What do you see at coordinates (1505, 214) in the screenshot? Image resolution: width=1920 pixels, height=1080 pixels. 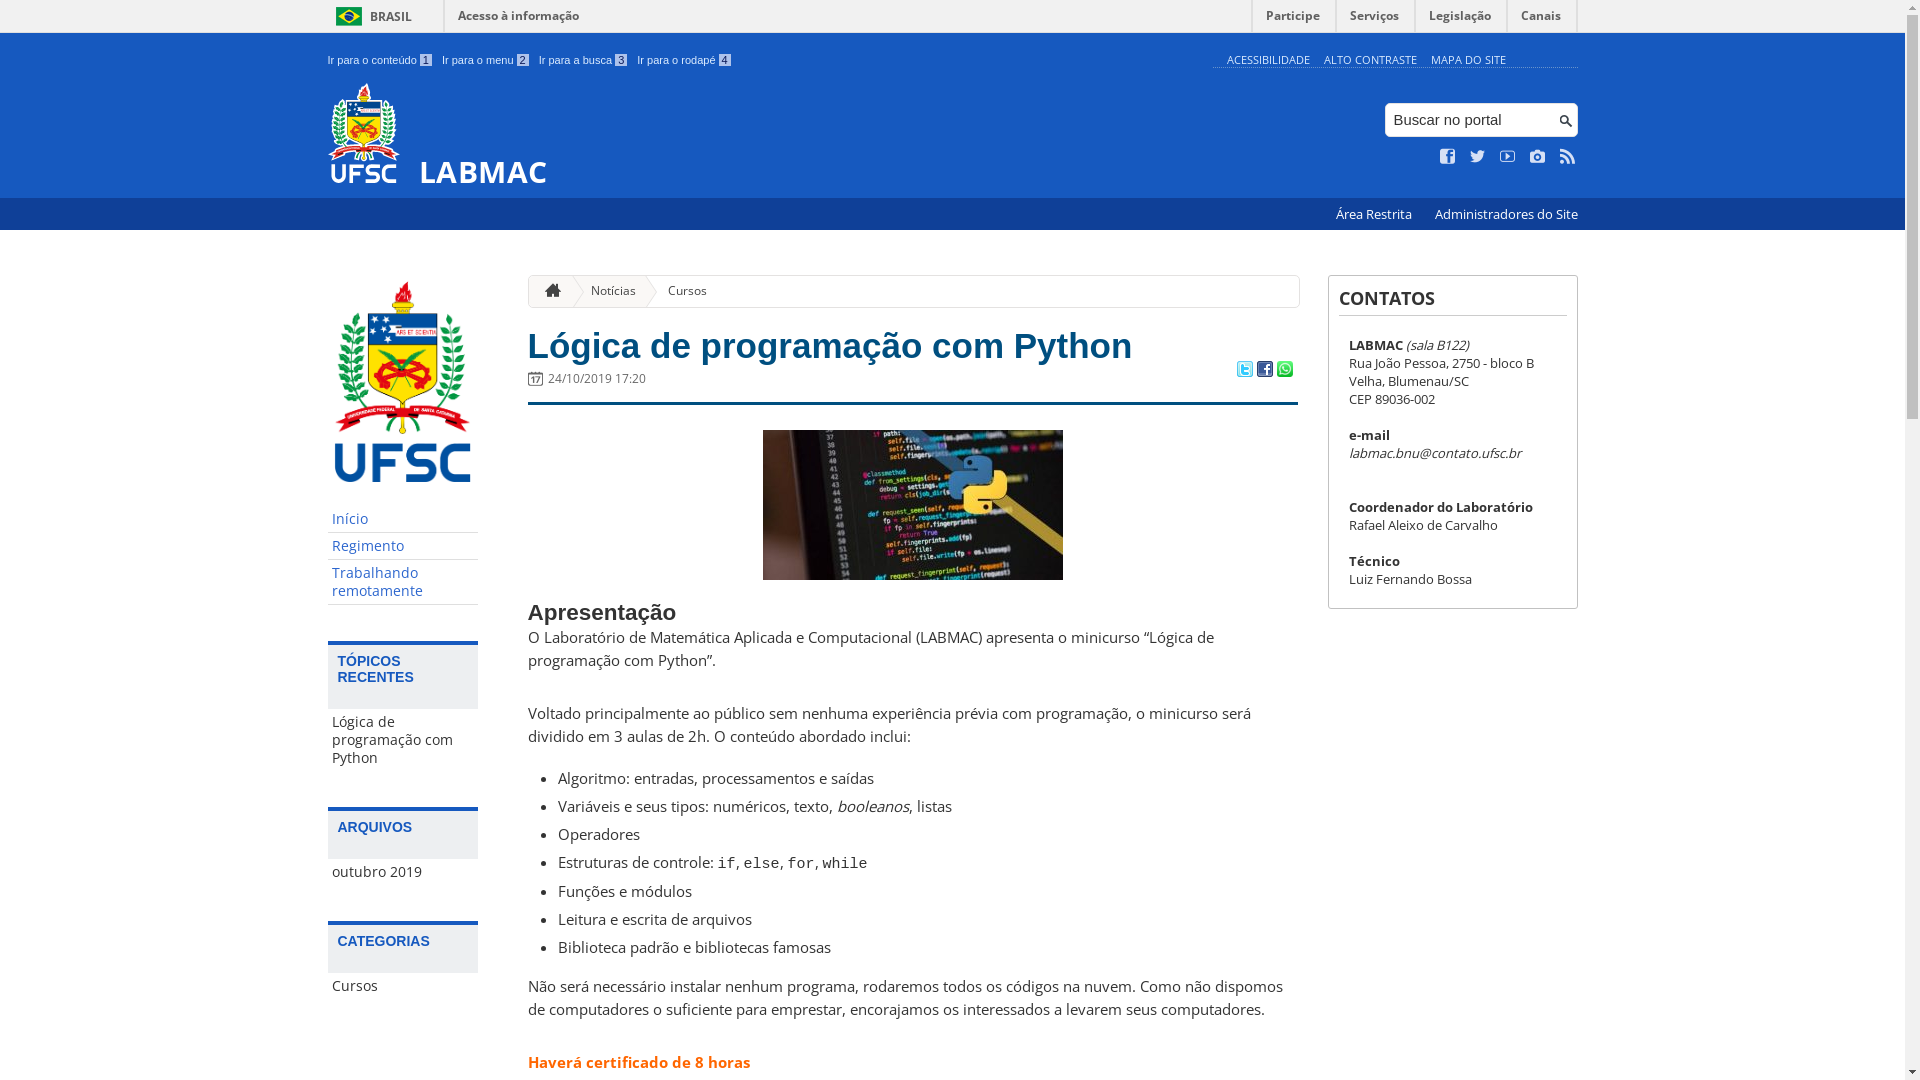 I see `'Administradores do Site'` at bounding box center [1505, 214].